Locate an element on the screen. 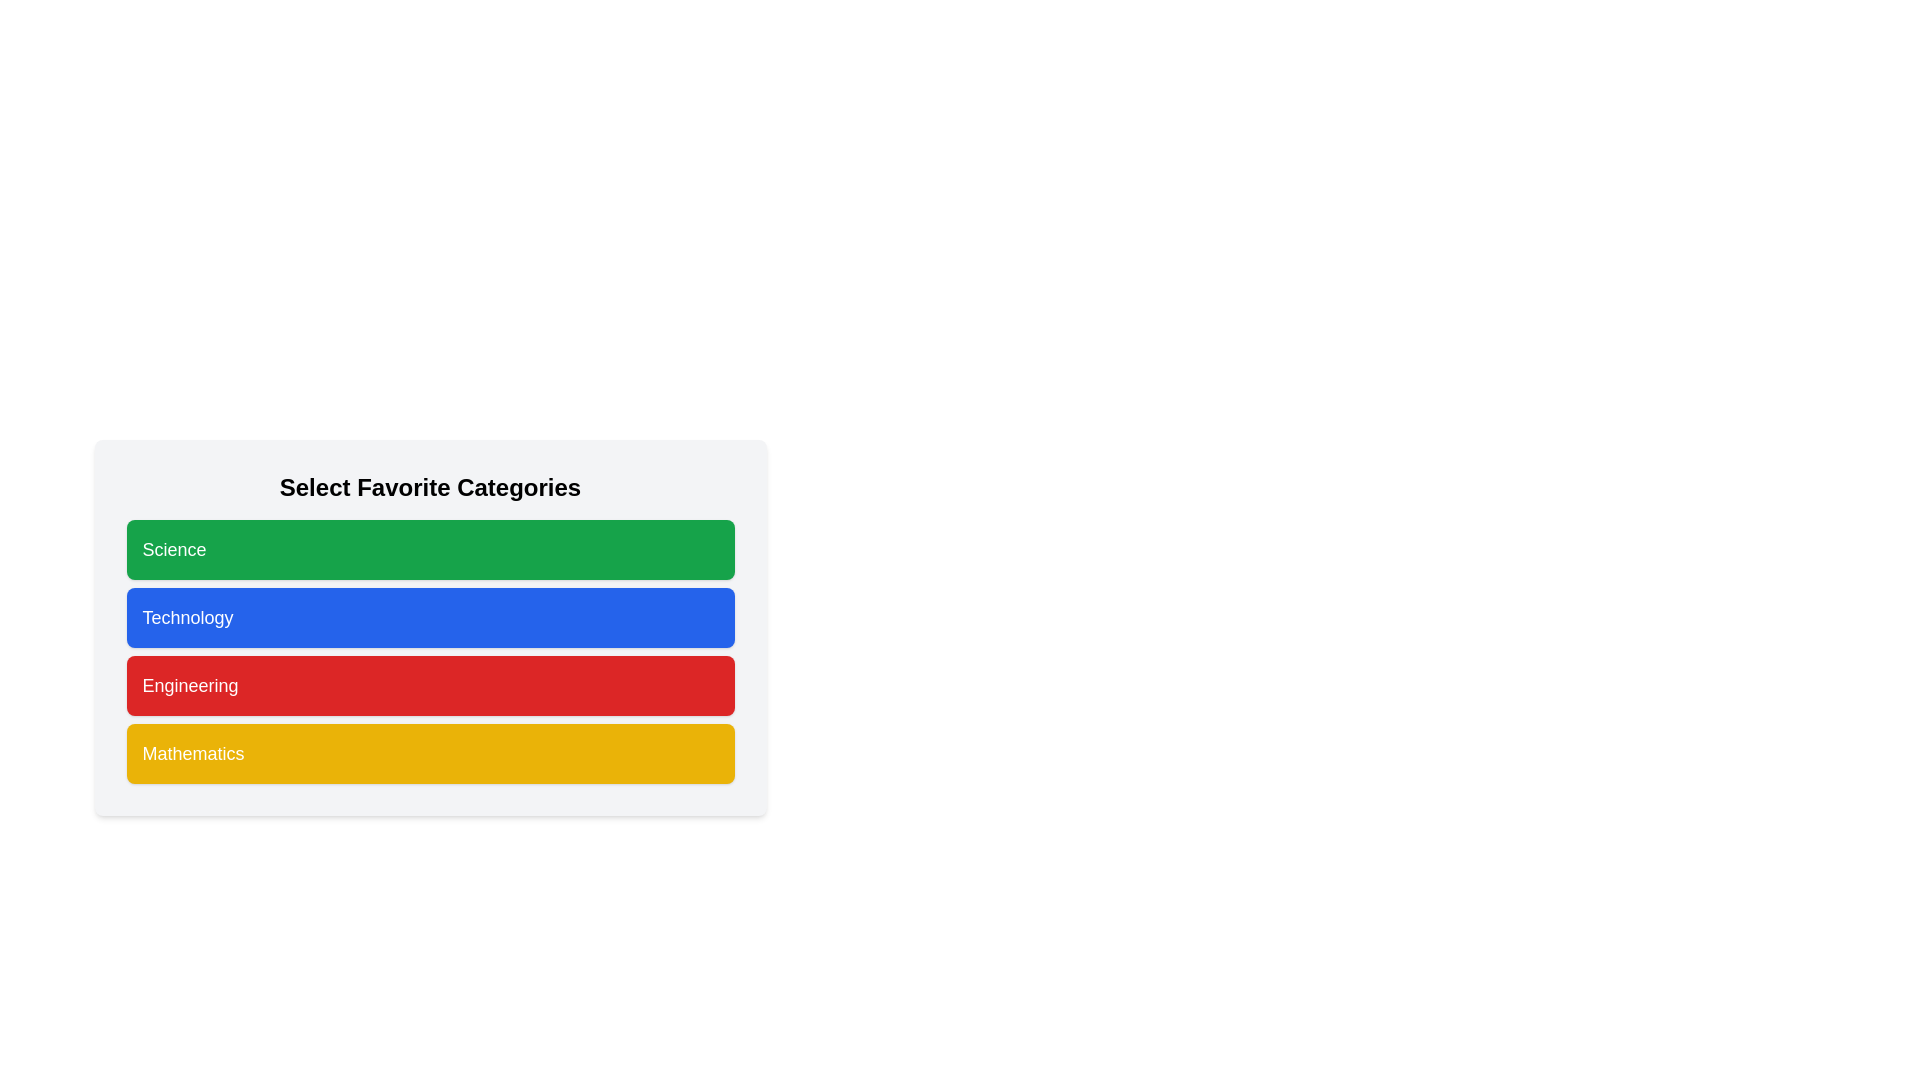 This screenshot has width=1920, height=1080. the 'Engineering' button is located at coordinates (429, 685).